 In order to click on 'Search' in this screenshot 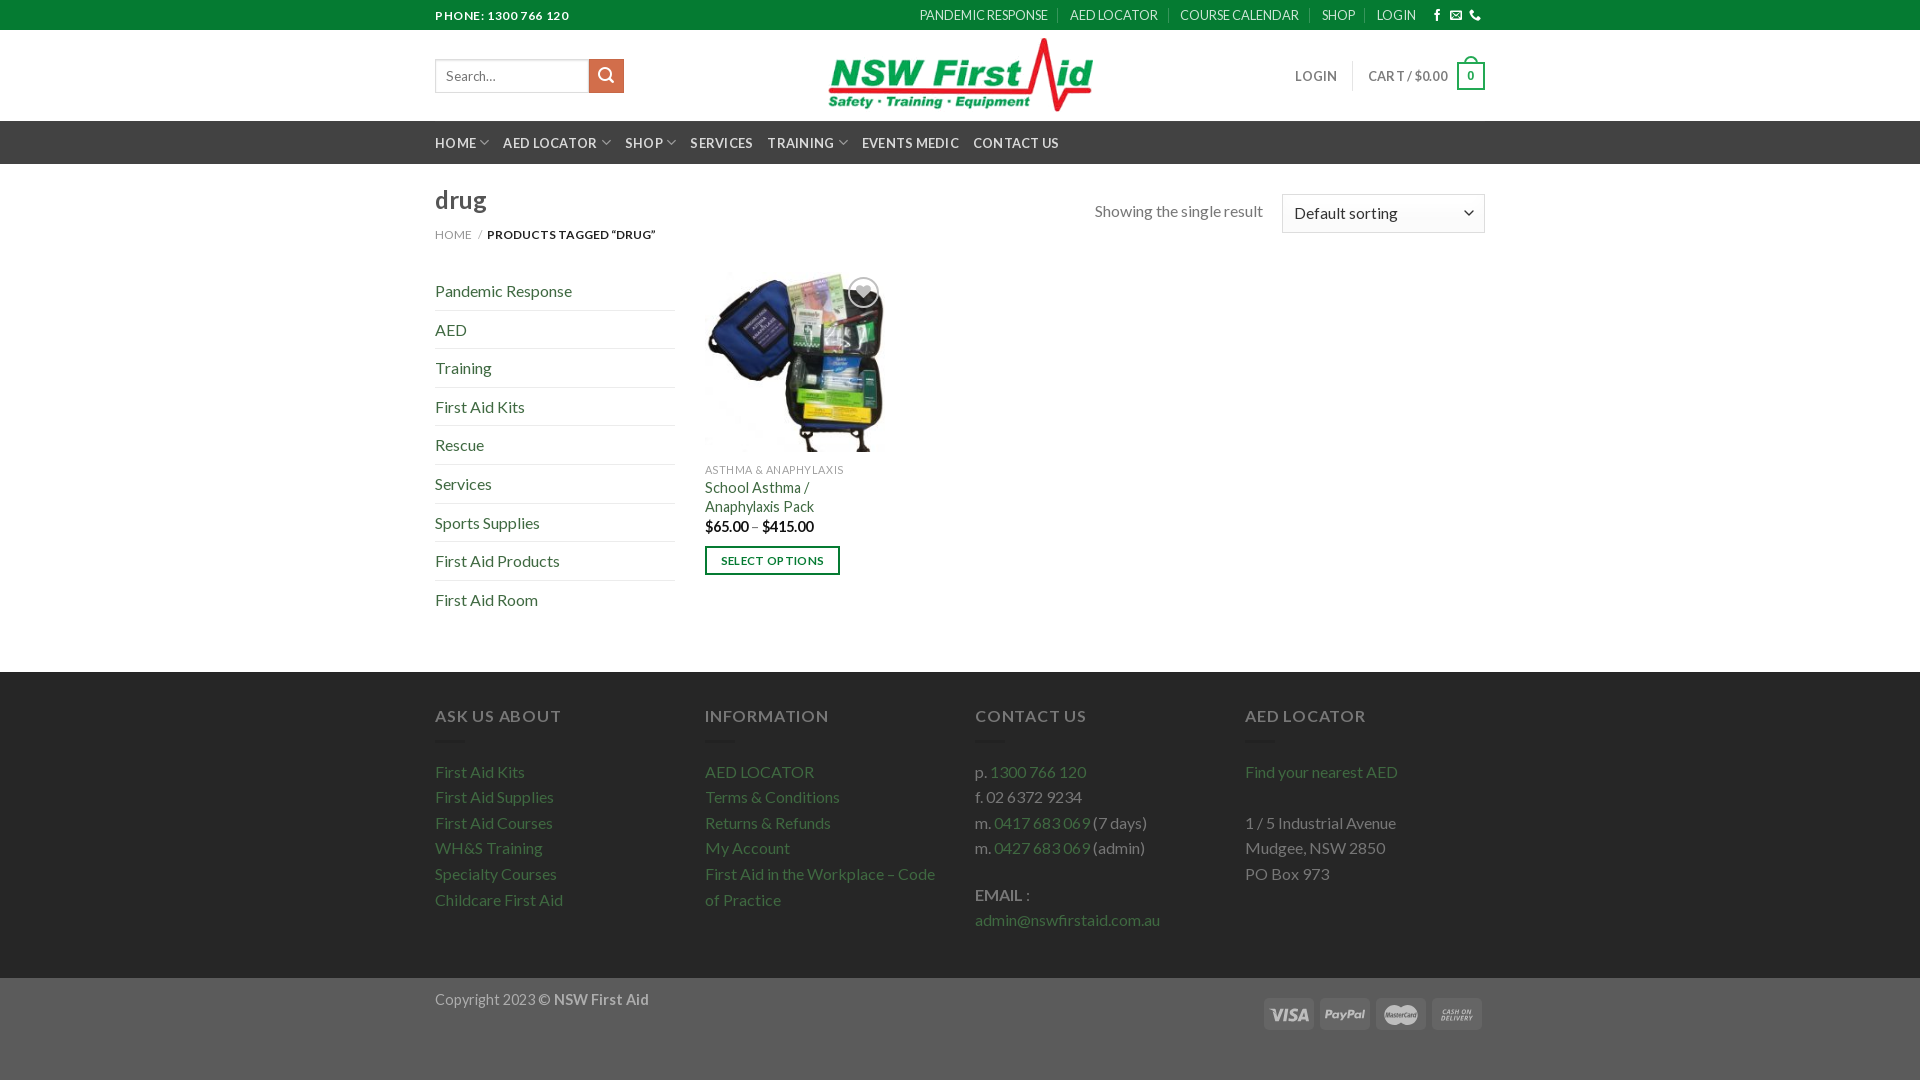, I will do `click(588, 75)`.